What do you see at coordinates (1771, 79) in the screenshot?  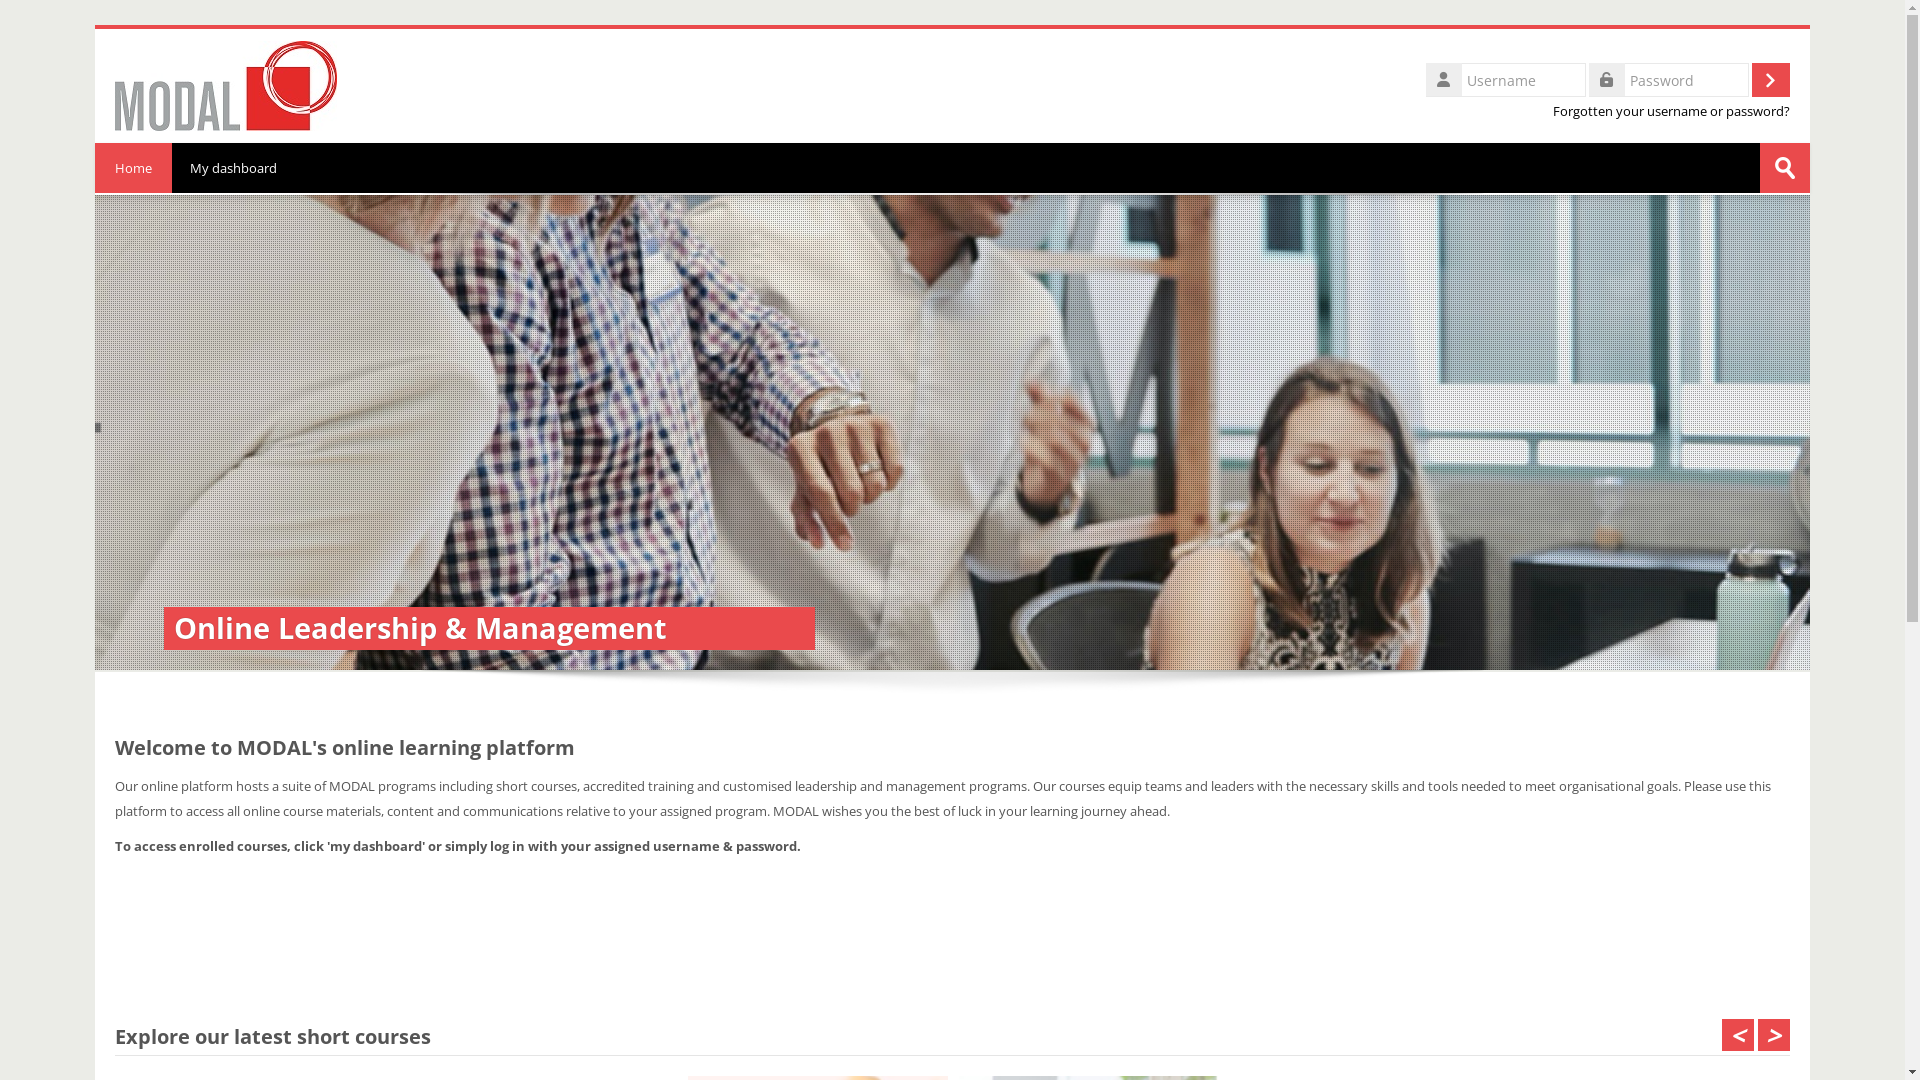 I see `'Log in'` at bounding box center [1771, 79].